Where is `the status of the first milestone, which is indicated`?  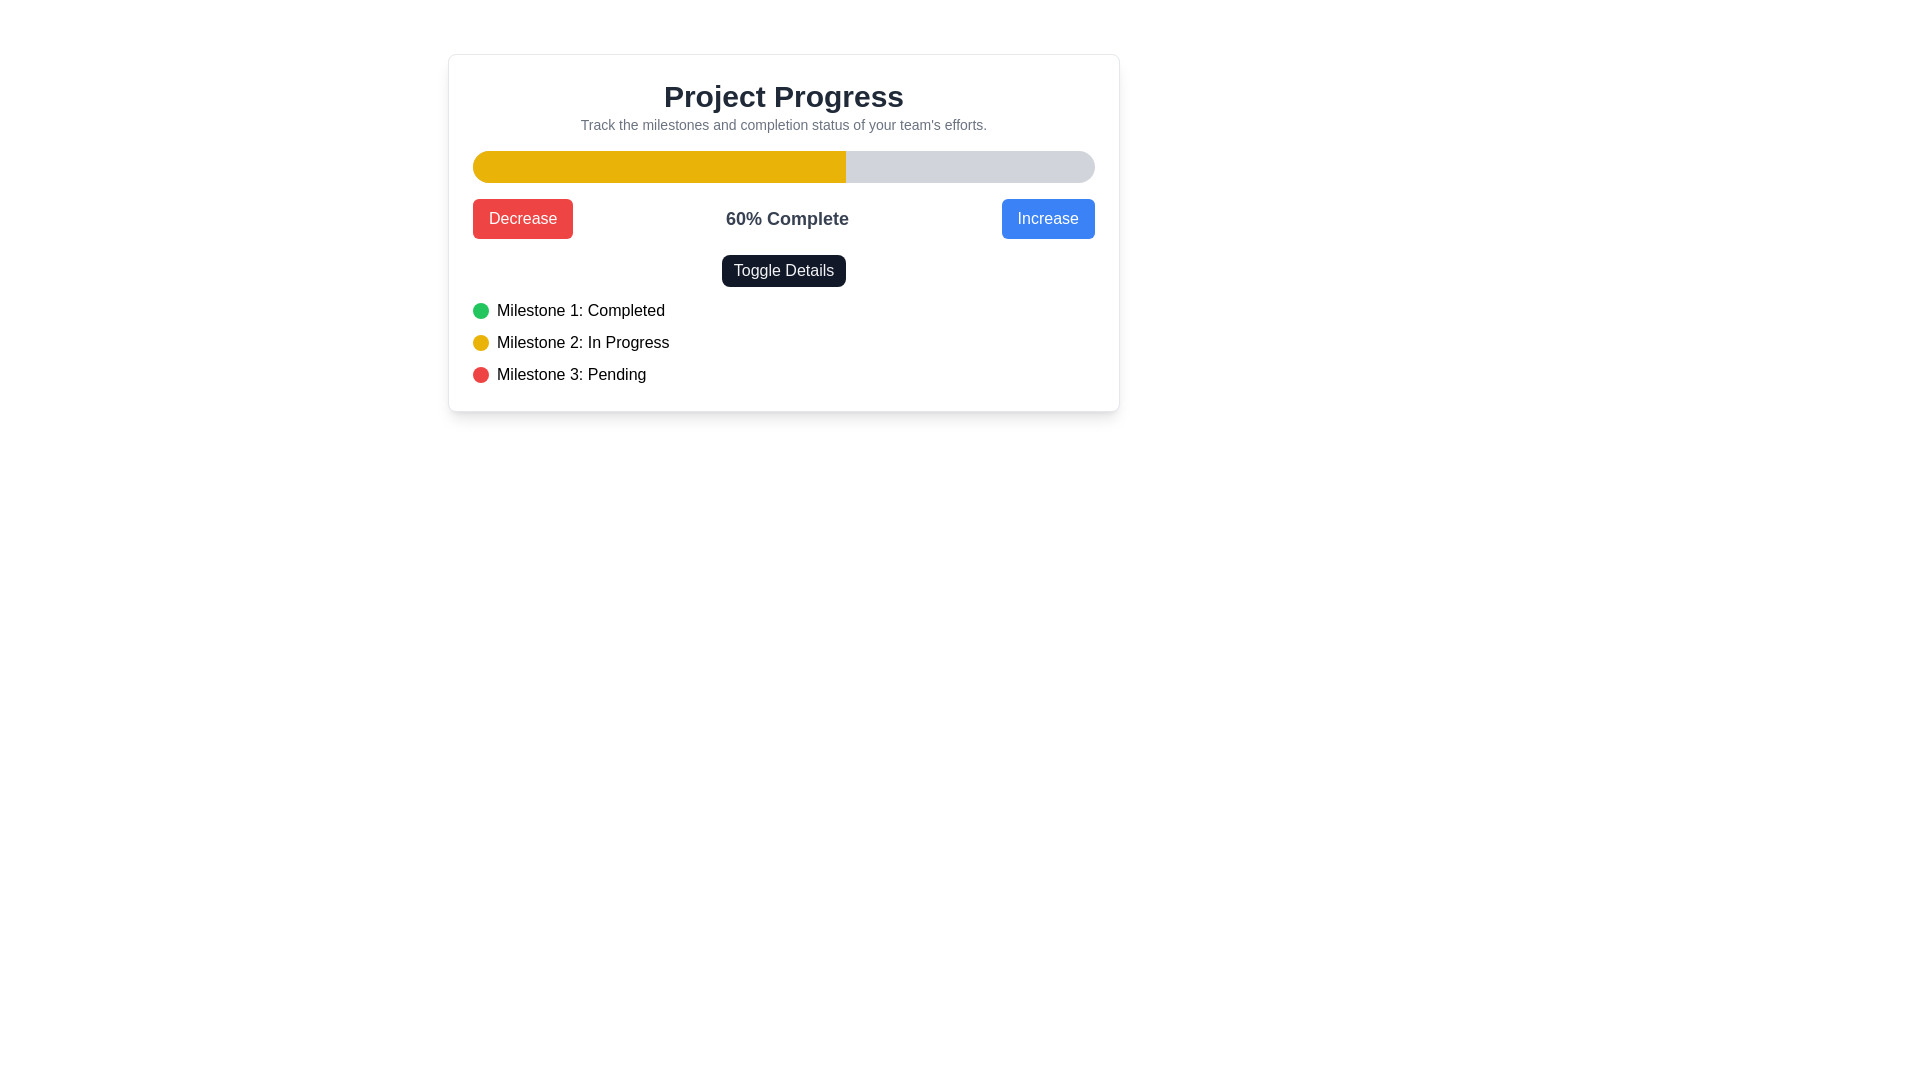
the status of the first milestone, which is indicated is located at coordinates (782, 311).